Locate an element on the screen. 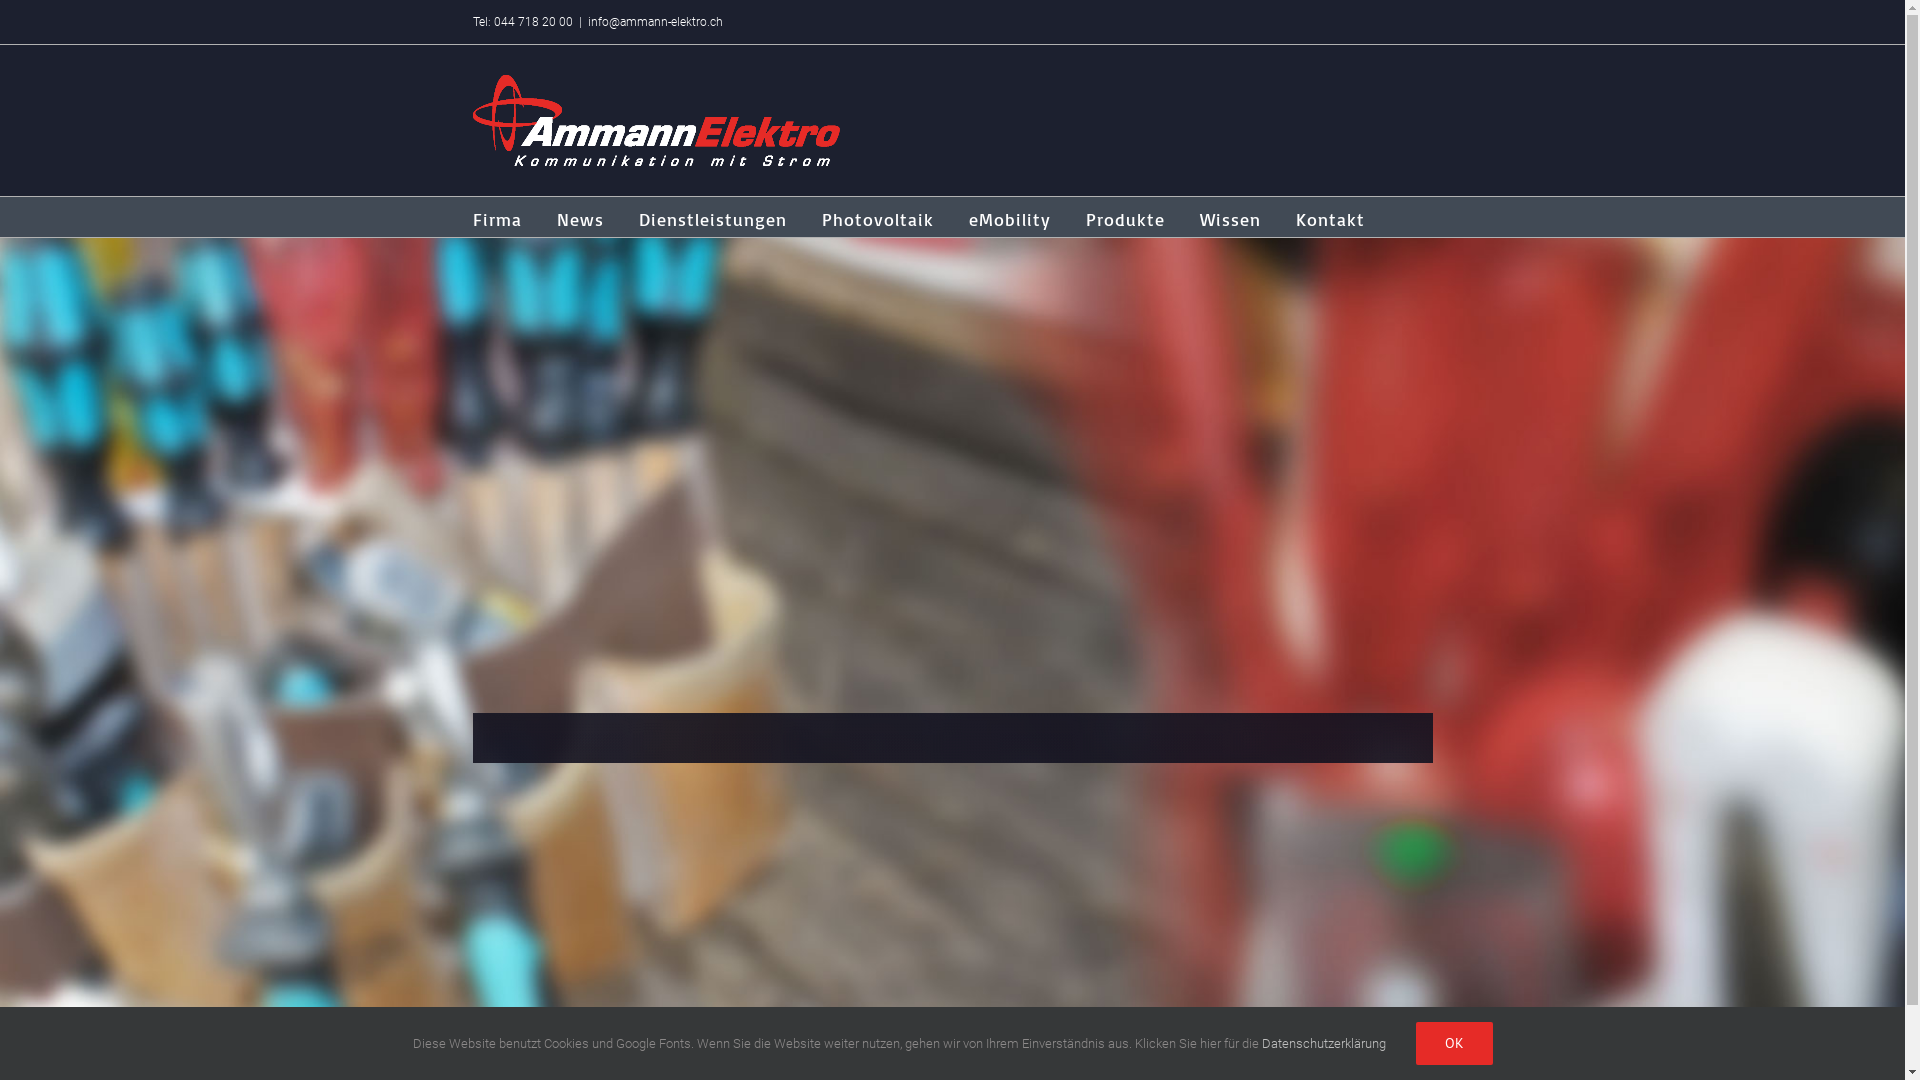  'Photovoltaik' is located at coordinates (878, 216).